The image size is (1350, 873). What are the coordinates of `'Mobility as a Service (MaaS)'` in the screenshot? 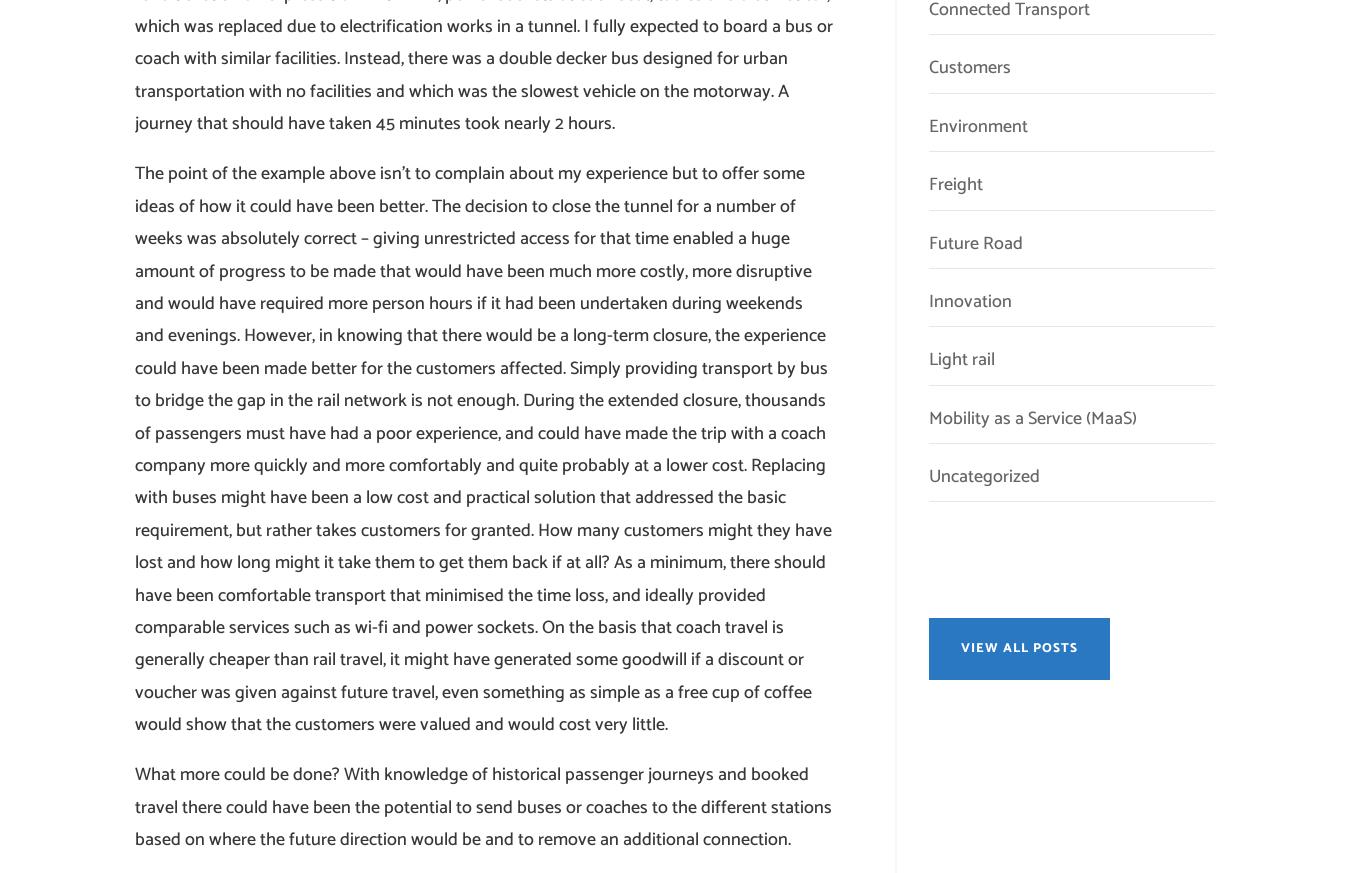 It's located at (1031, 416).